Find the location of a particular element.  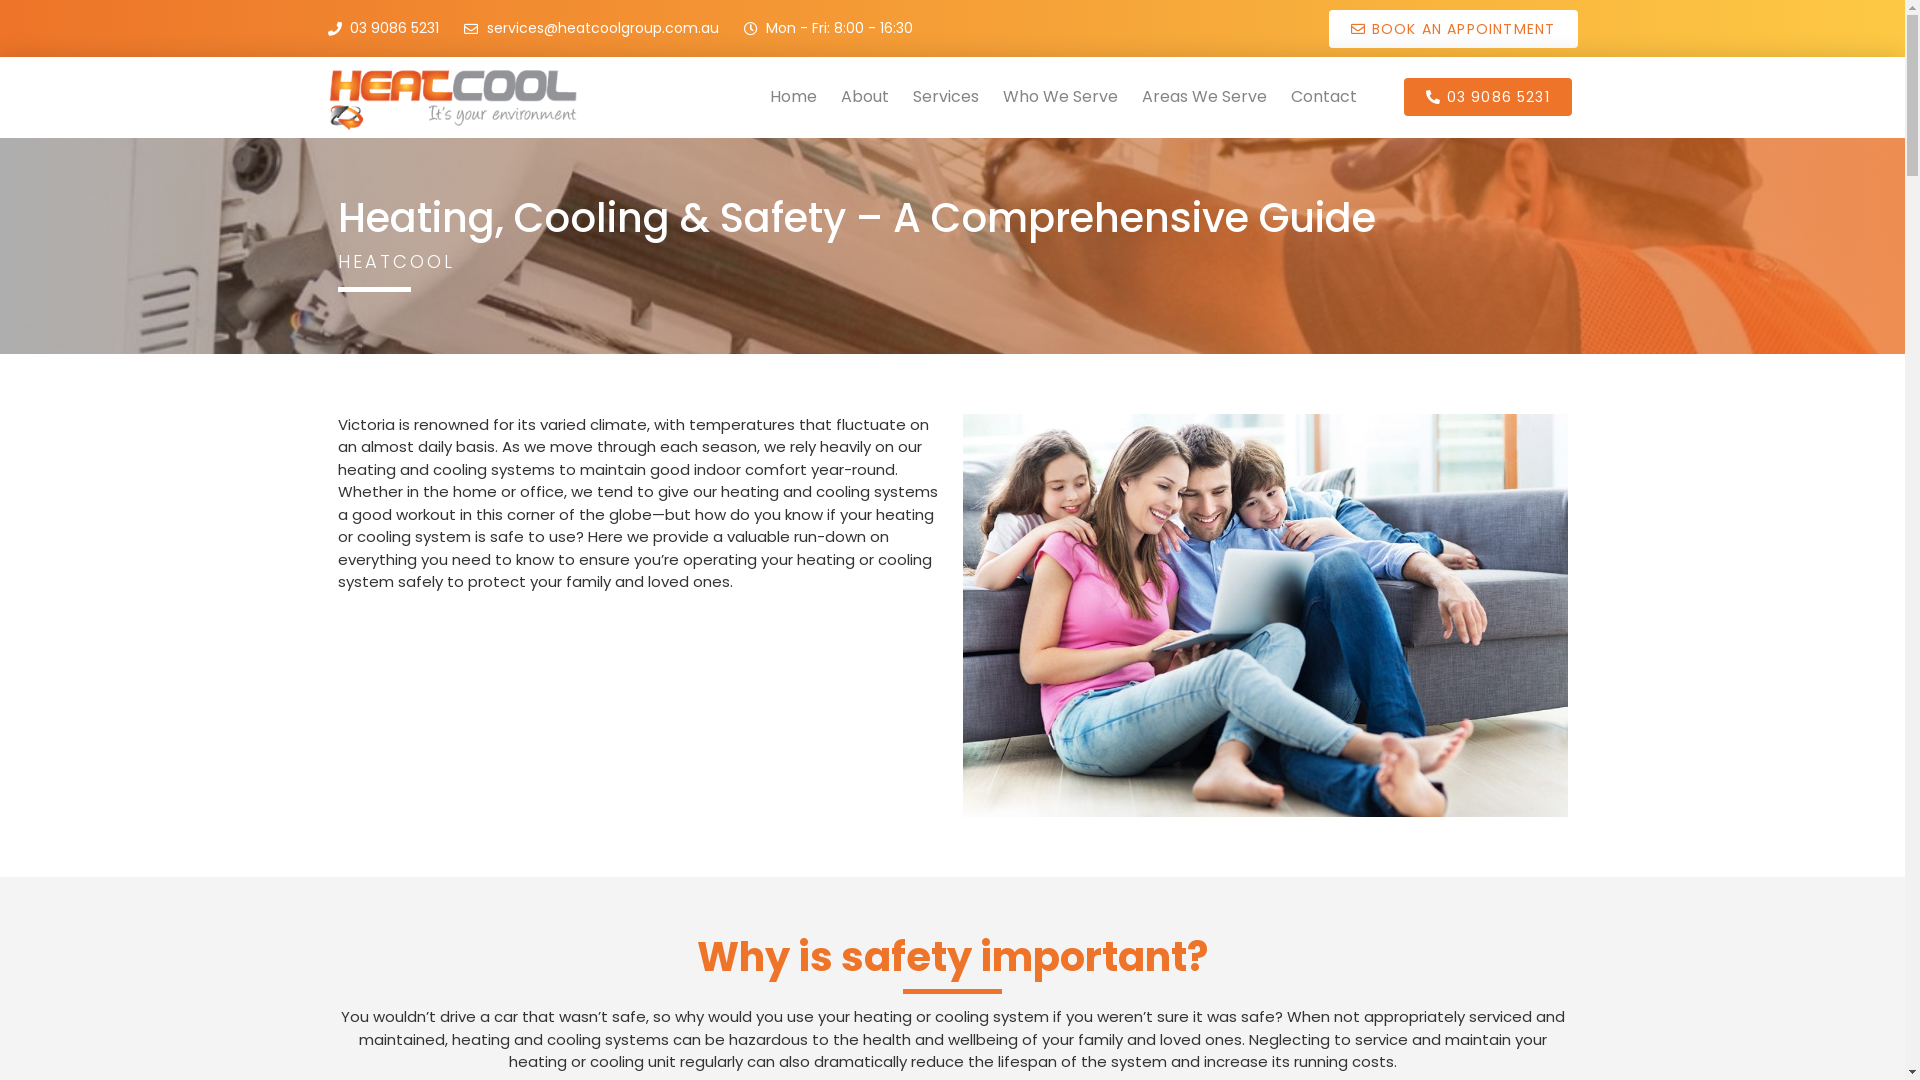

'Areas We Serve' is located at coordinates (1203, 96).